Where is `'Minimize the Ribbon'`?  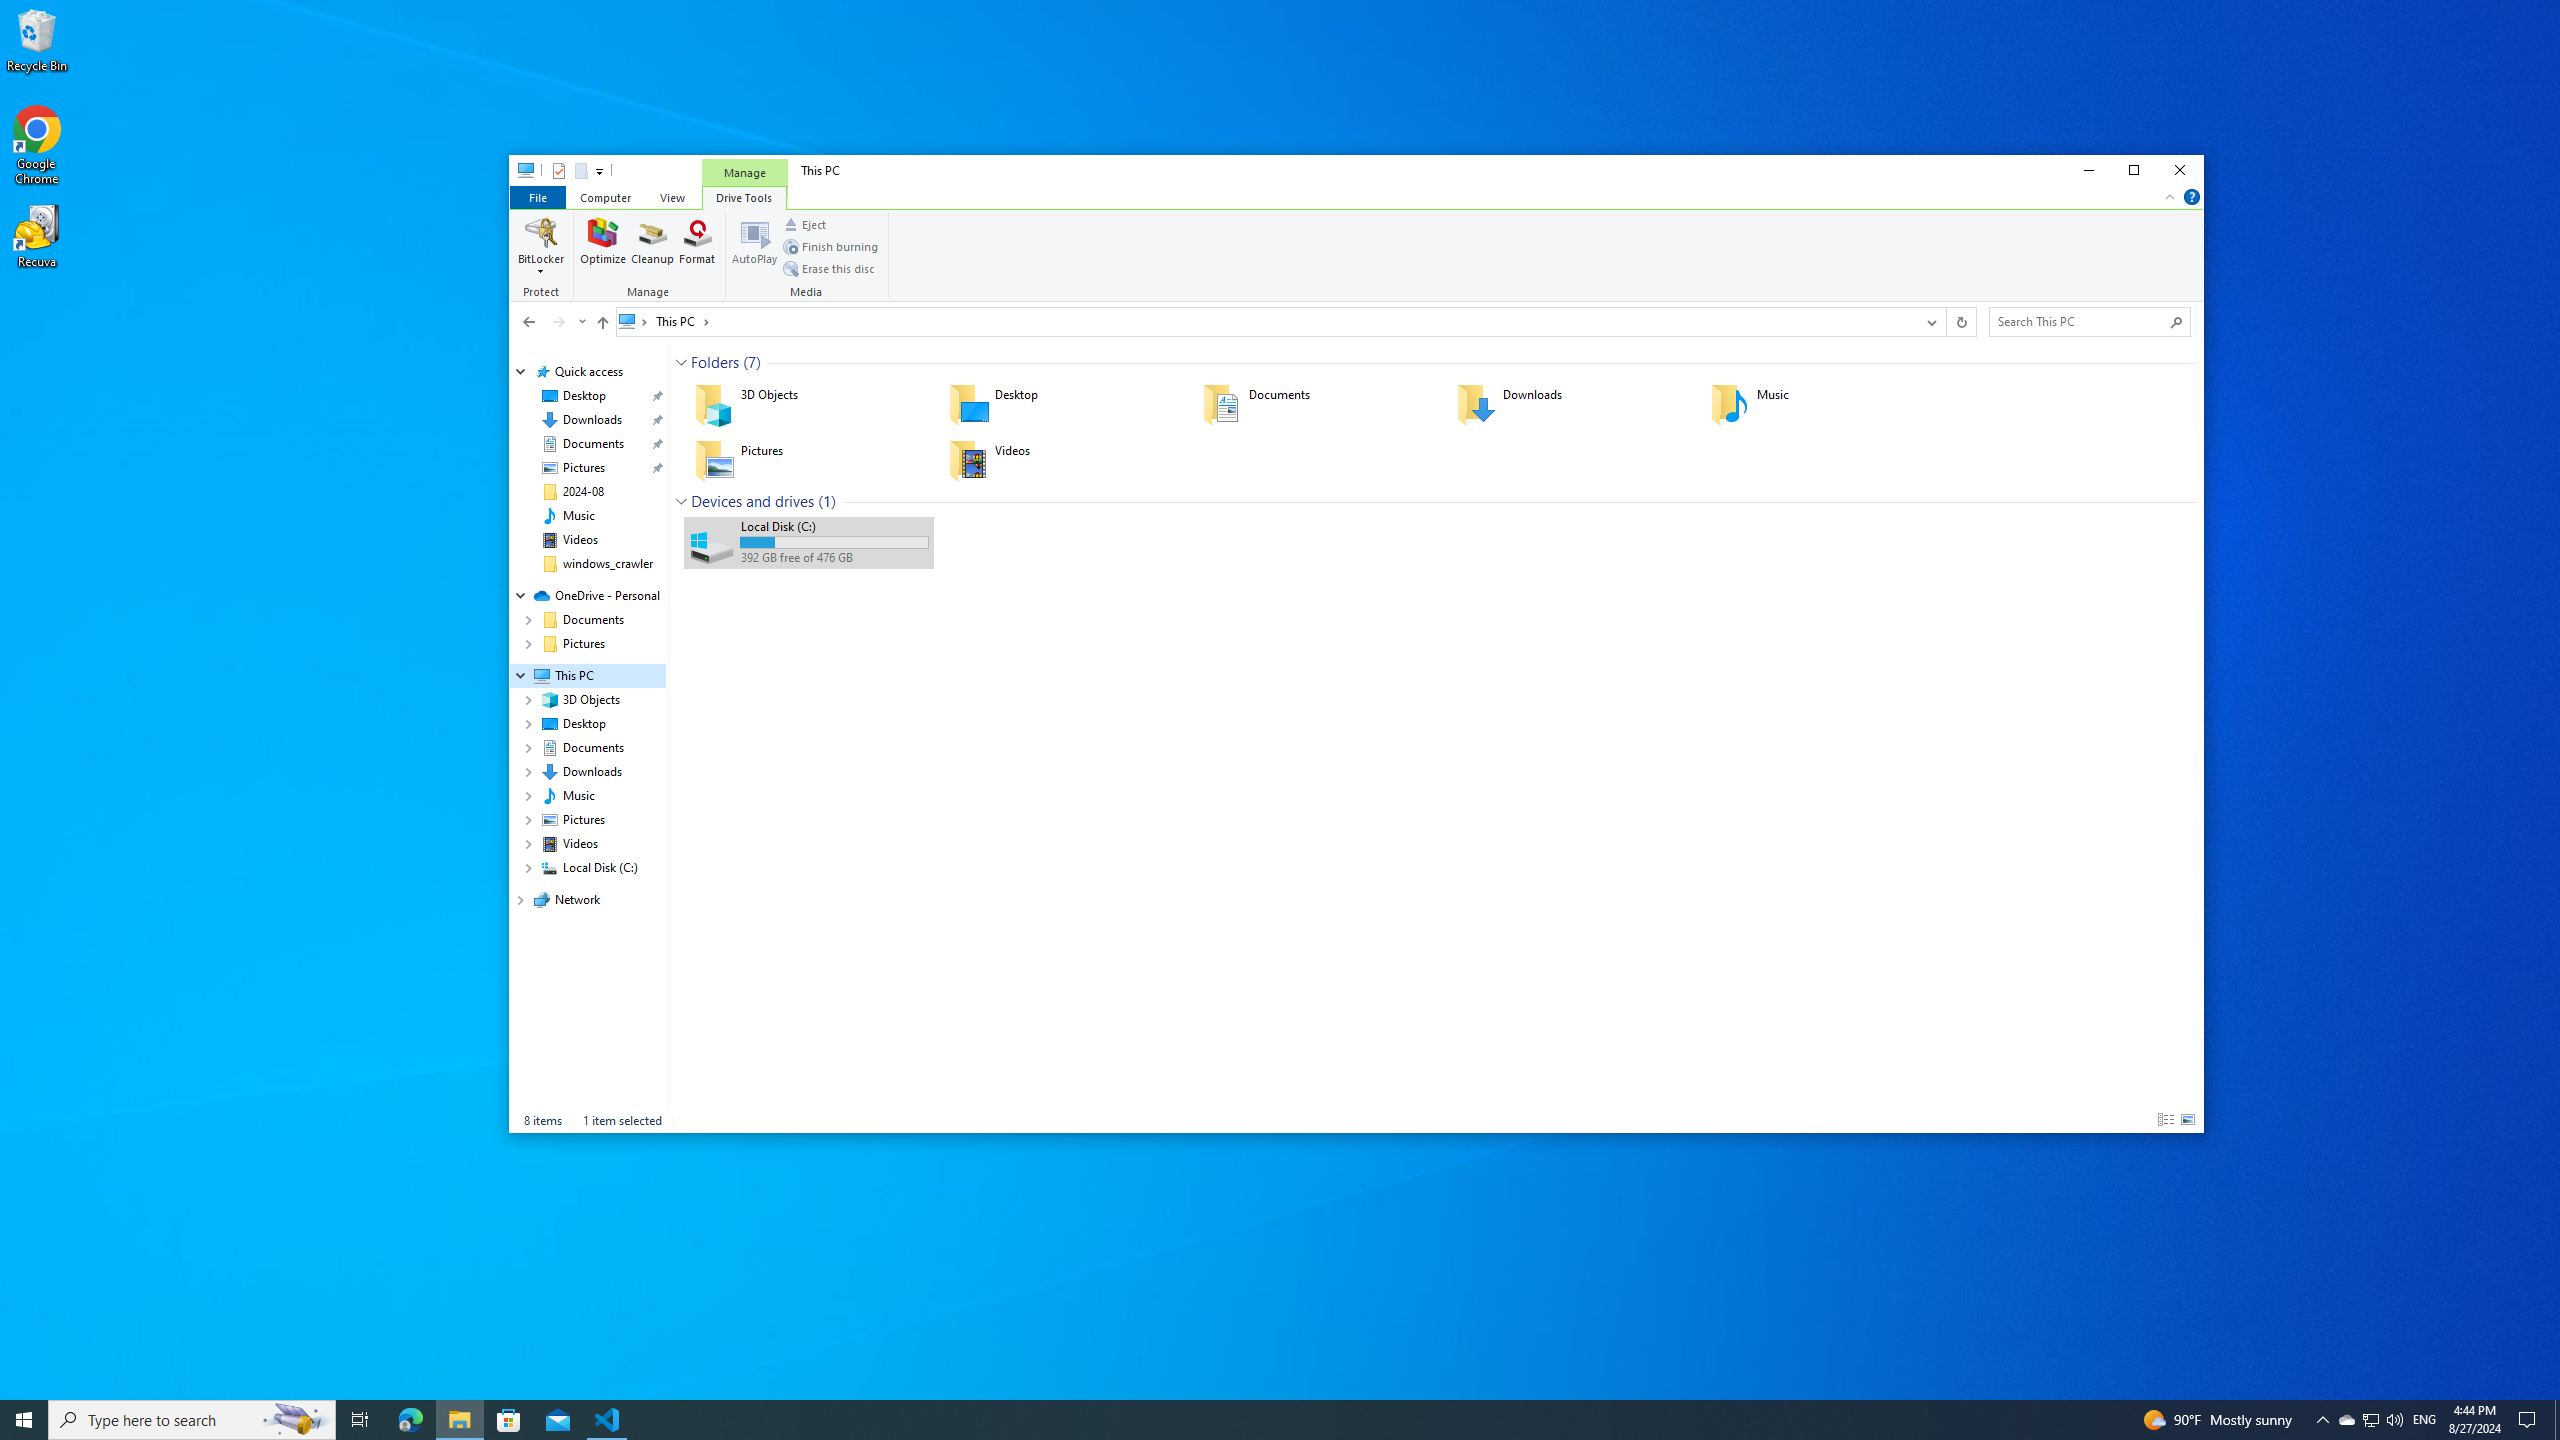 'Minimize the Ribbon' is located at coordinates (2168, 195).